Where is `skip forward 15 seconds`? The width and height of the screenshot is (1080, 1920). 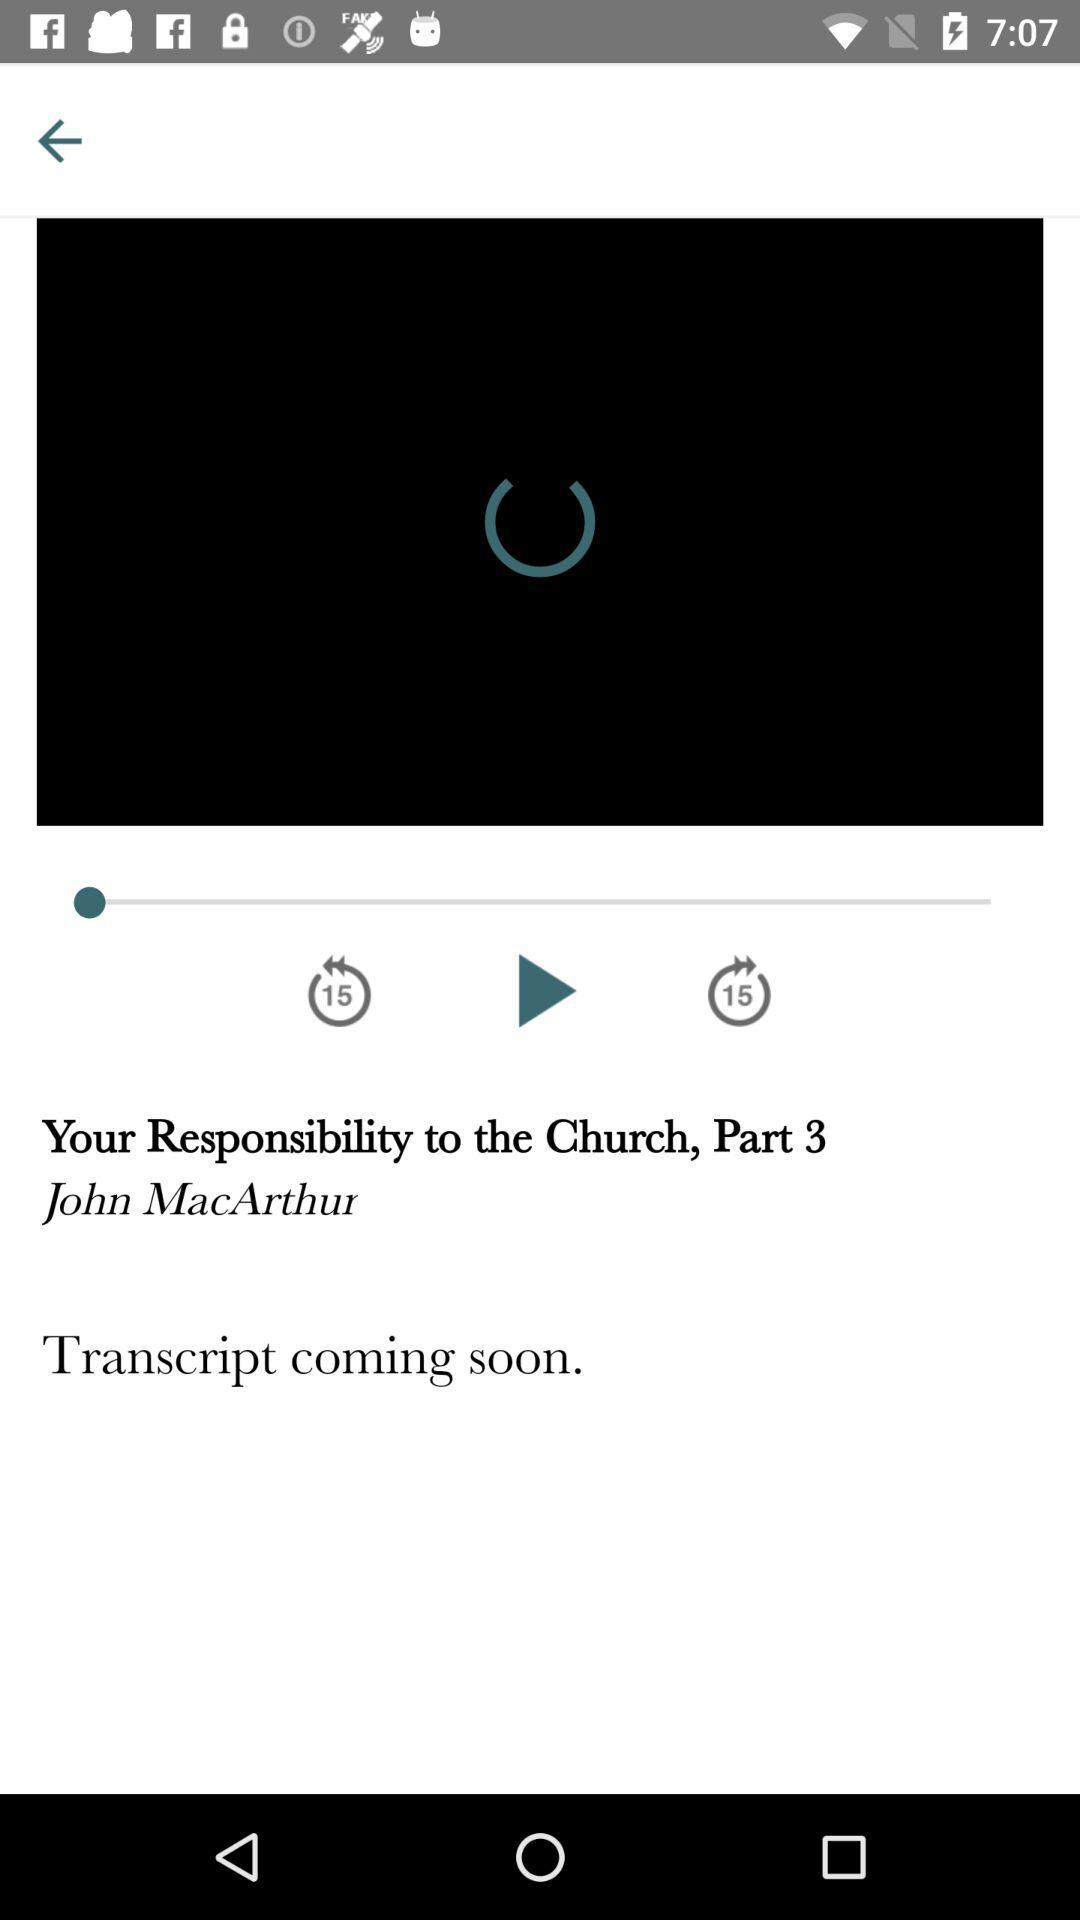 skip forward 15 seconds is located at coordinates (739, 990).